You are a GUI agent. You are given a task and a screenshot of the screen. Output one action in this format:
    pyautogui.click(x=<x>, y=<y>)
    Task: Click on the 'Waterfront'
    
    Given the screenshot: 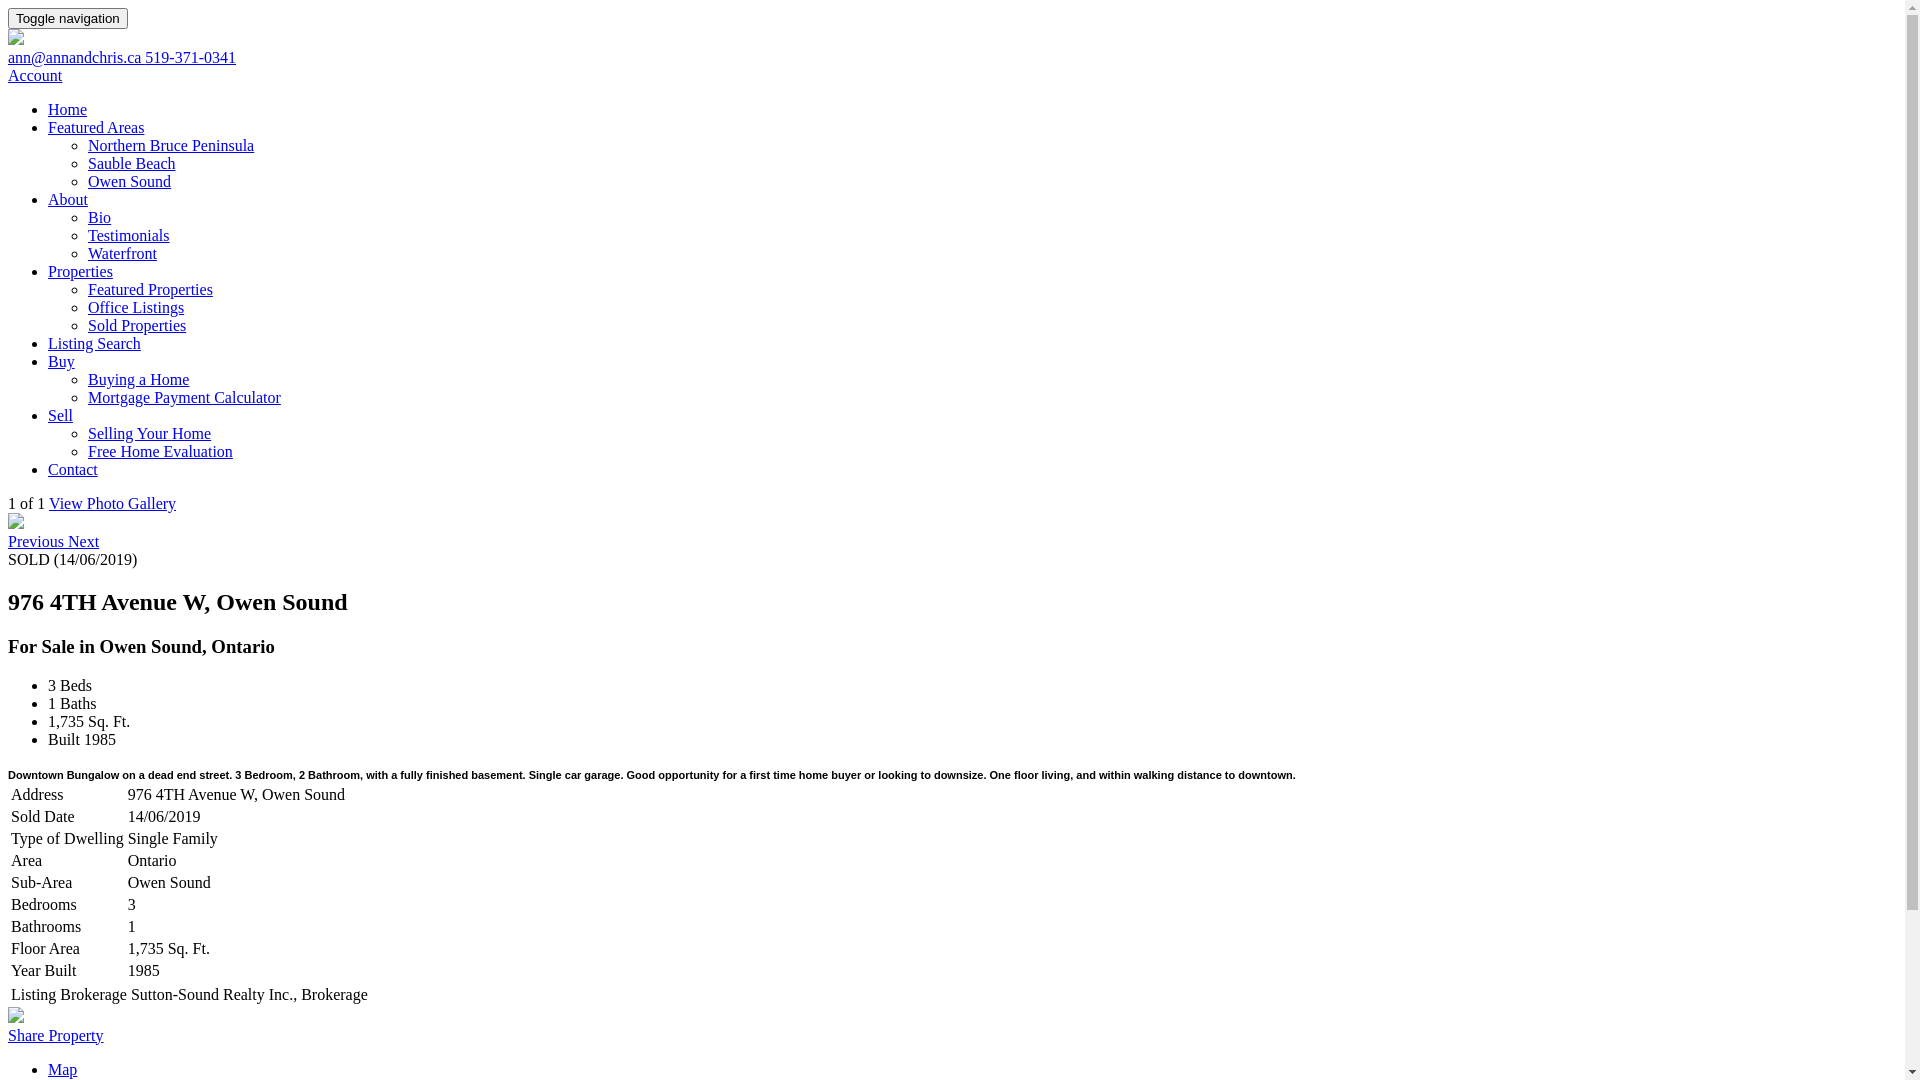 What is the action you would take?
    pyautogui.click(x=121, y=252)
    